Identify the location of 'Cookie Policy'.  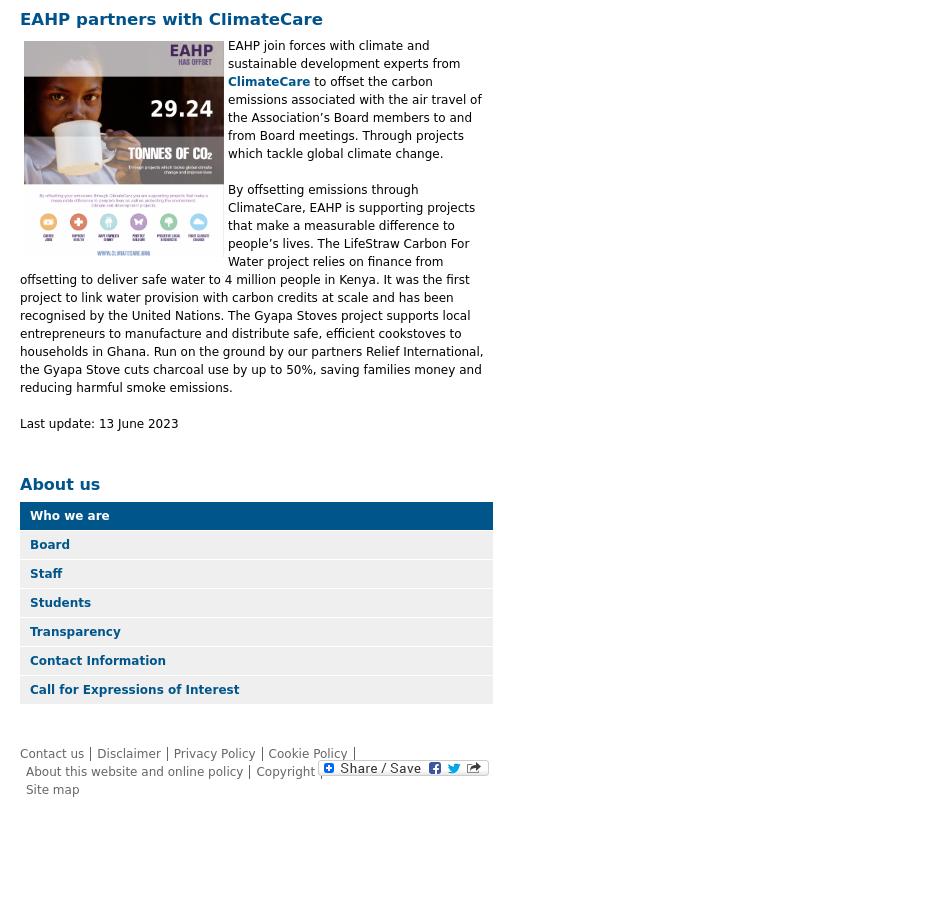
(307, 751).